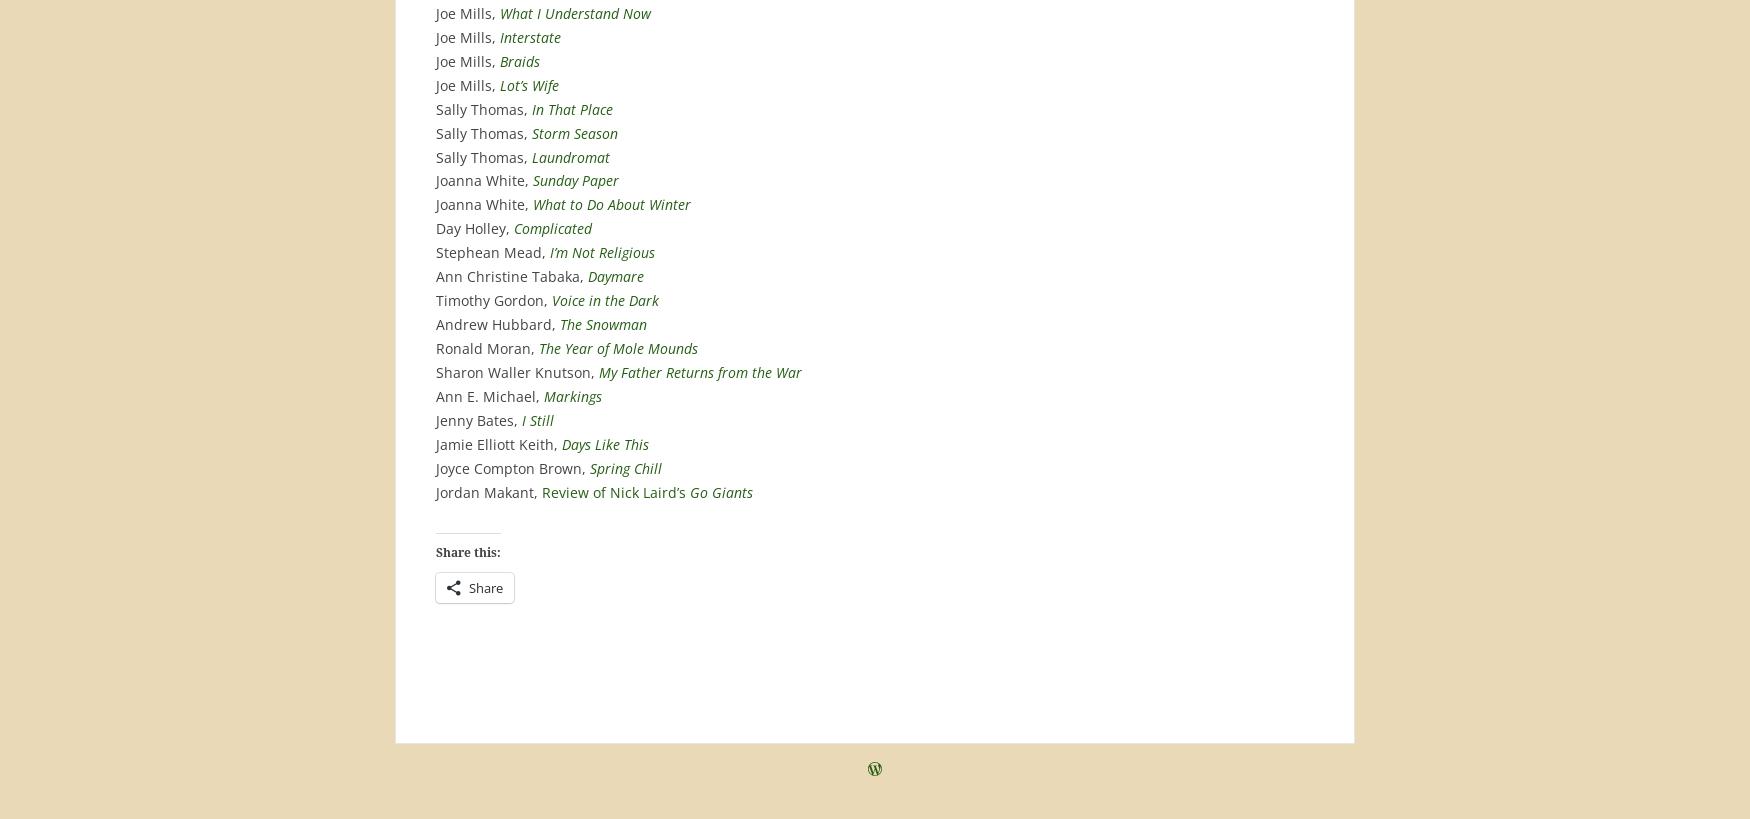 Image resolution: width=1750 pixels, height=819 pixels. What do you see at coordinates (721, 491) in the screenshot?
I see `'Go Giants'` at bounding box center [721, 491].